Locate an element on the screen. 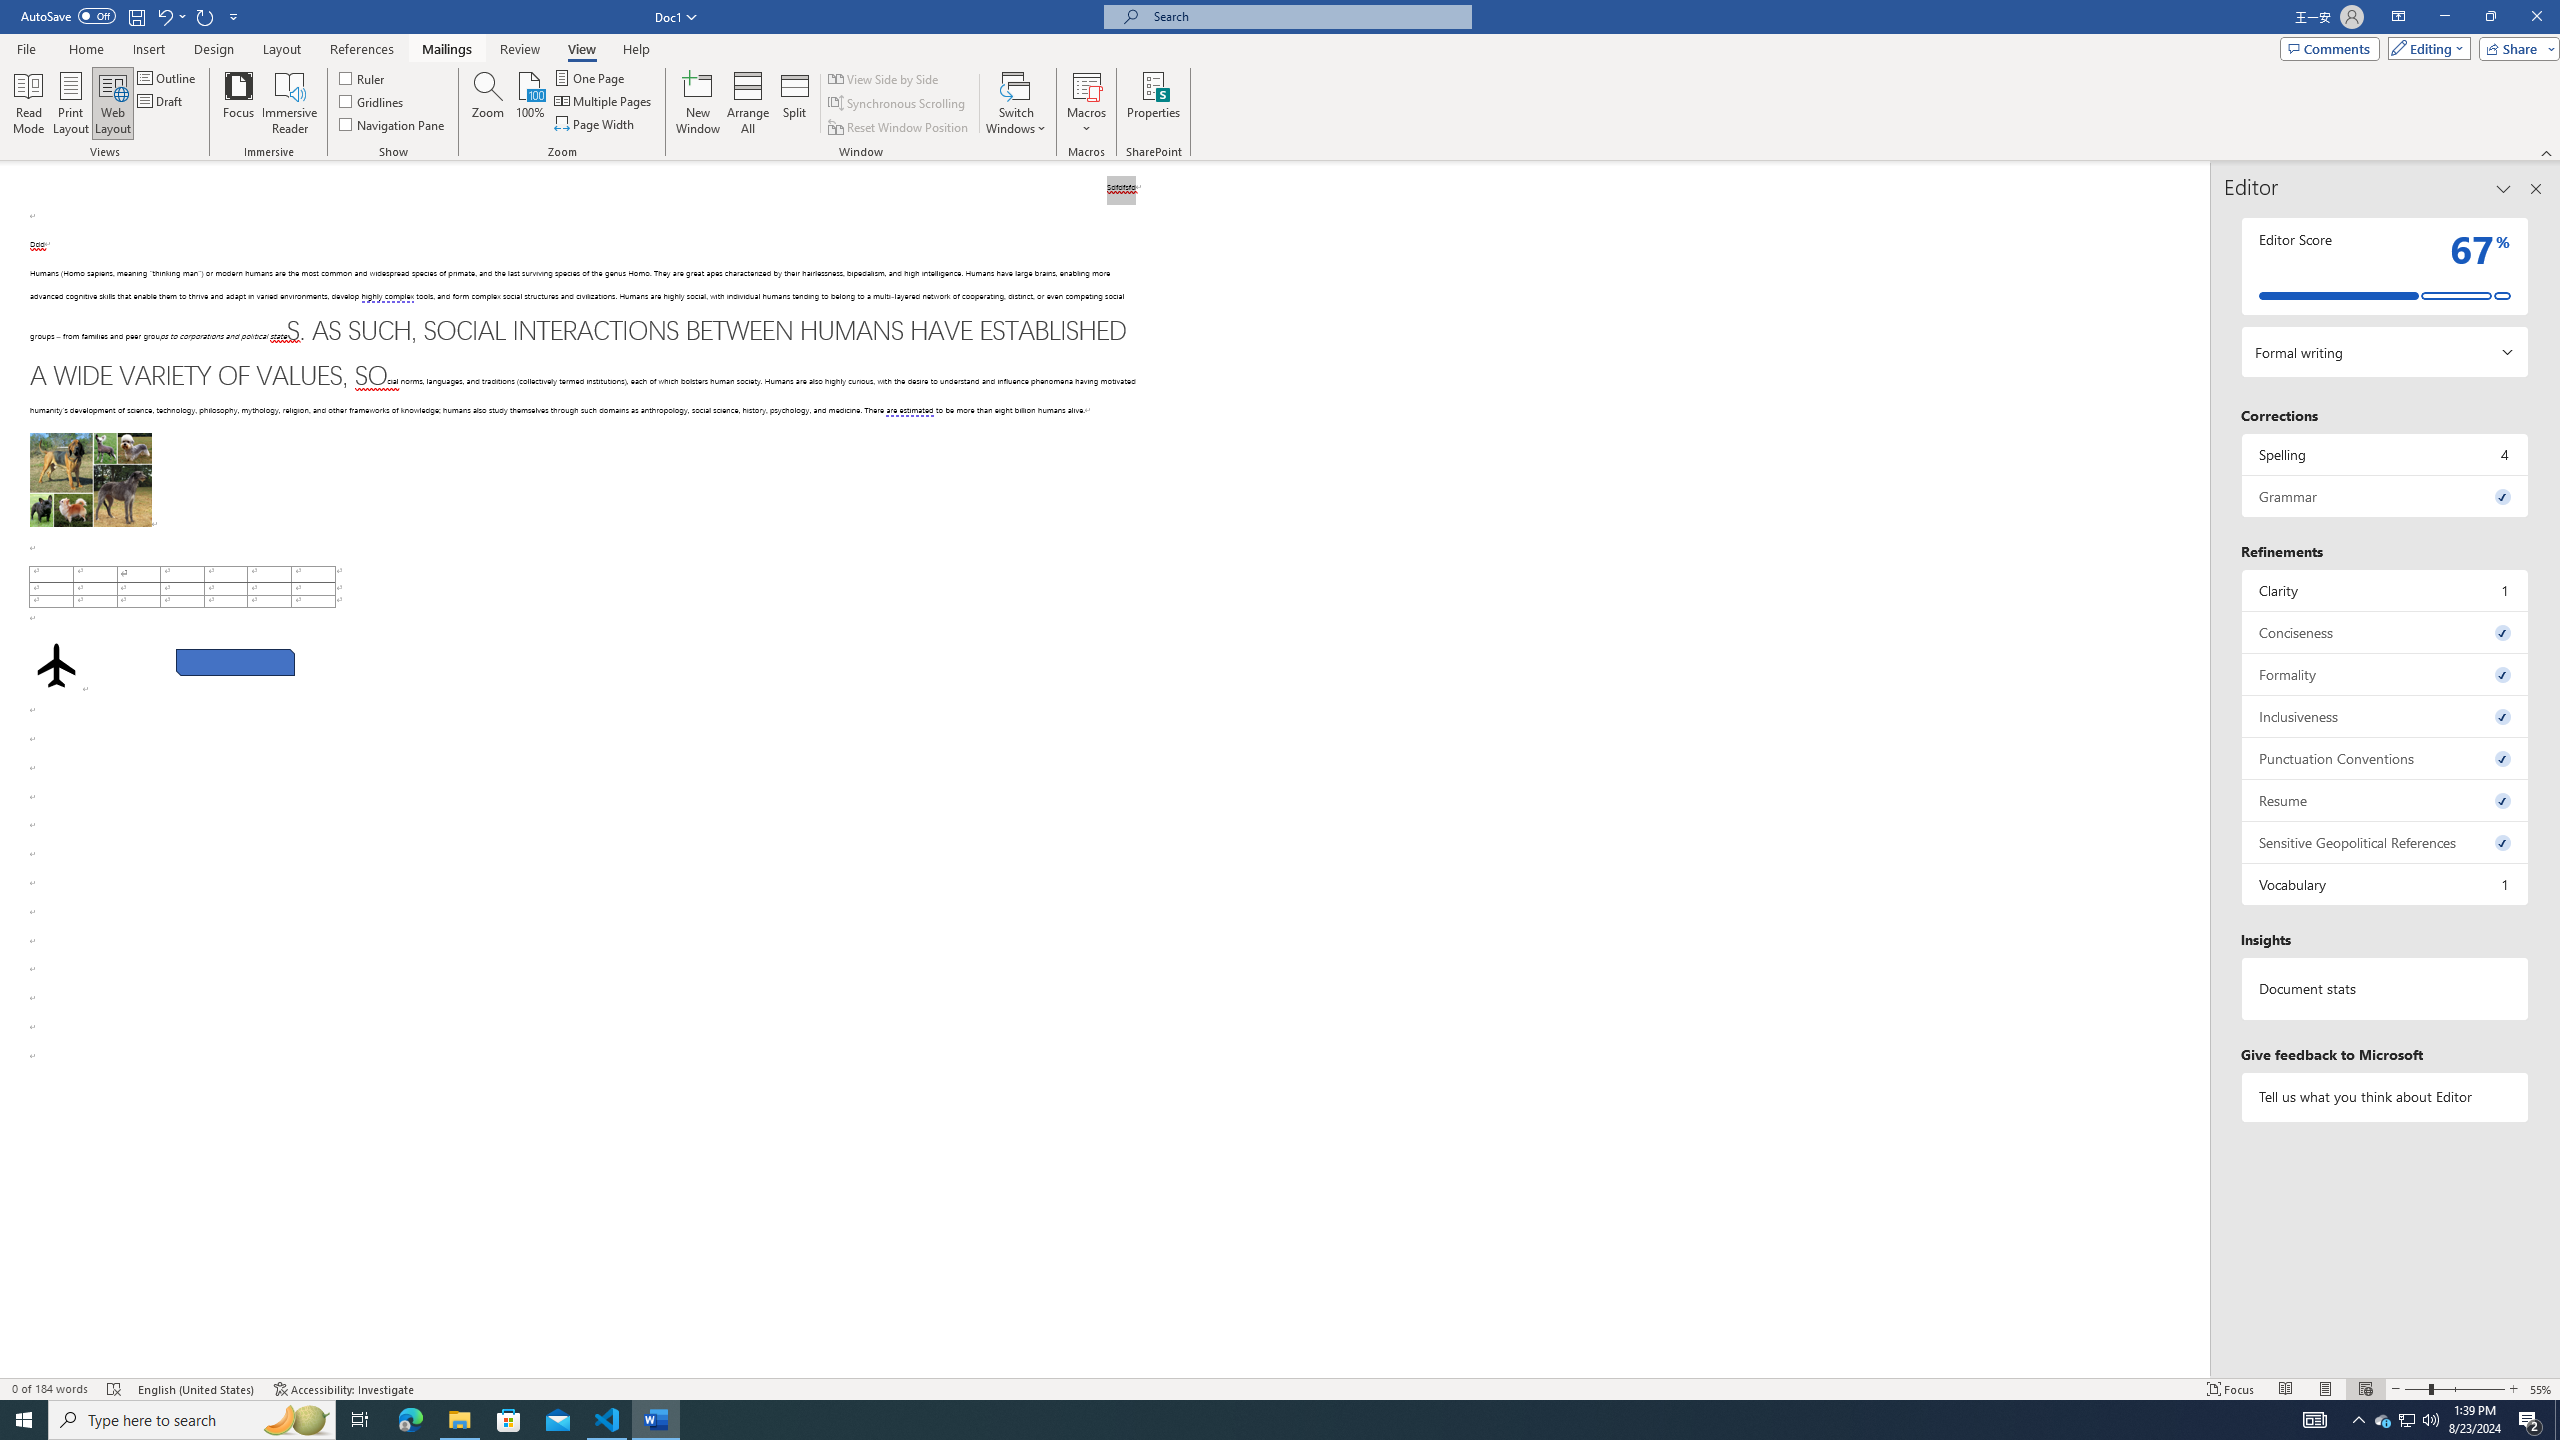 The width and height of the screenshot is (2560, 1440). 'Immersive Reader' is located at coordinates (289, 103).